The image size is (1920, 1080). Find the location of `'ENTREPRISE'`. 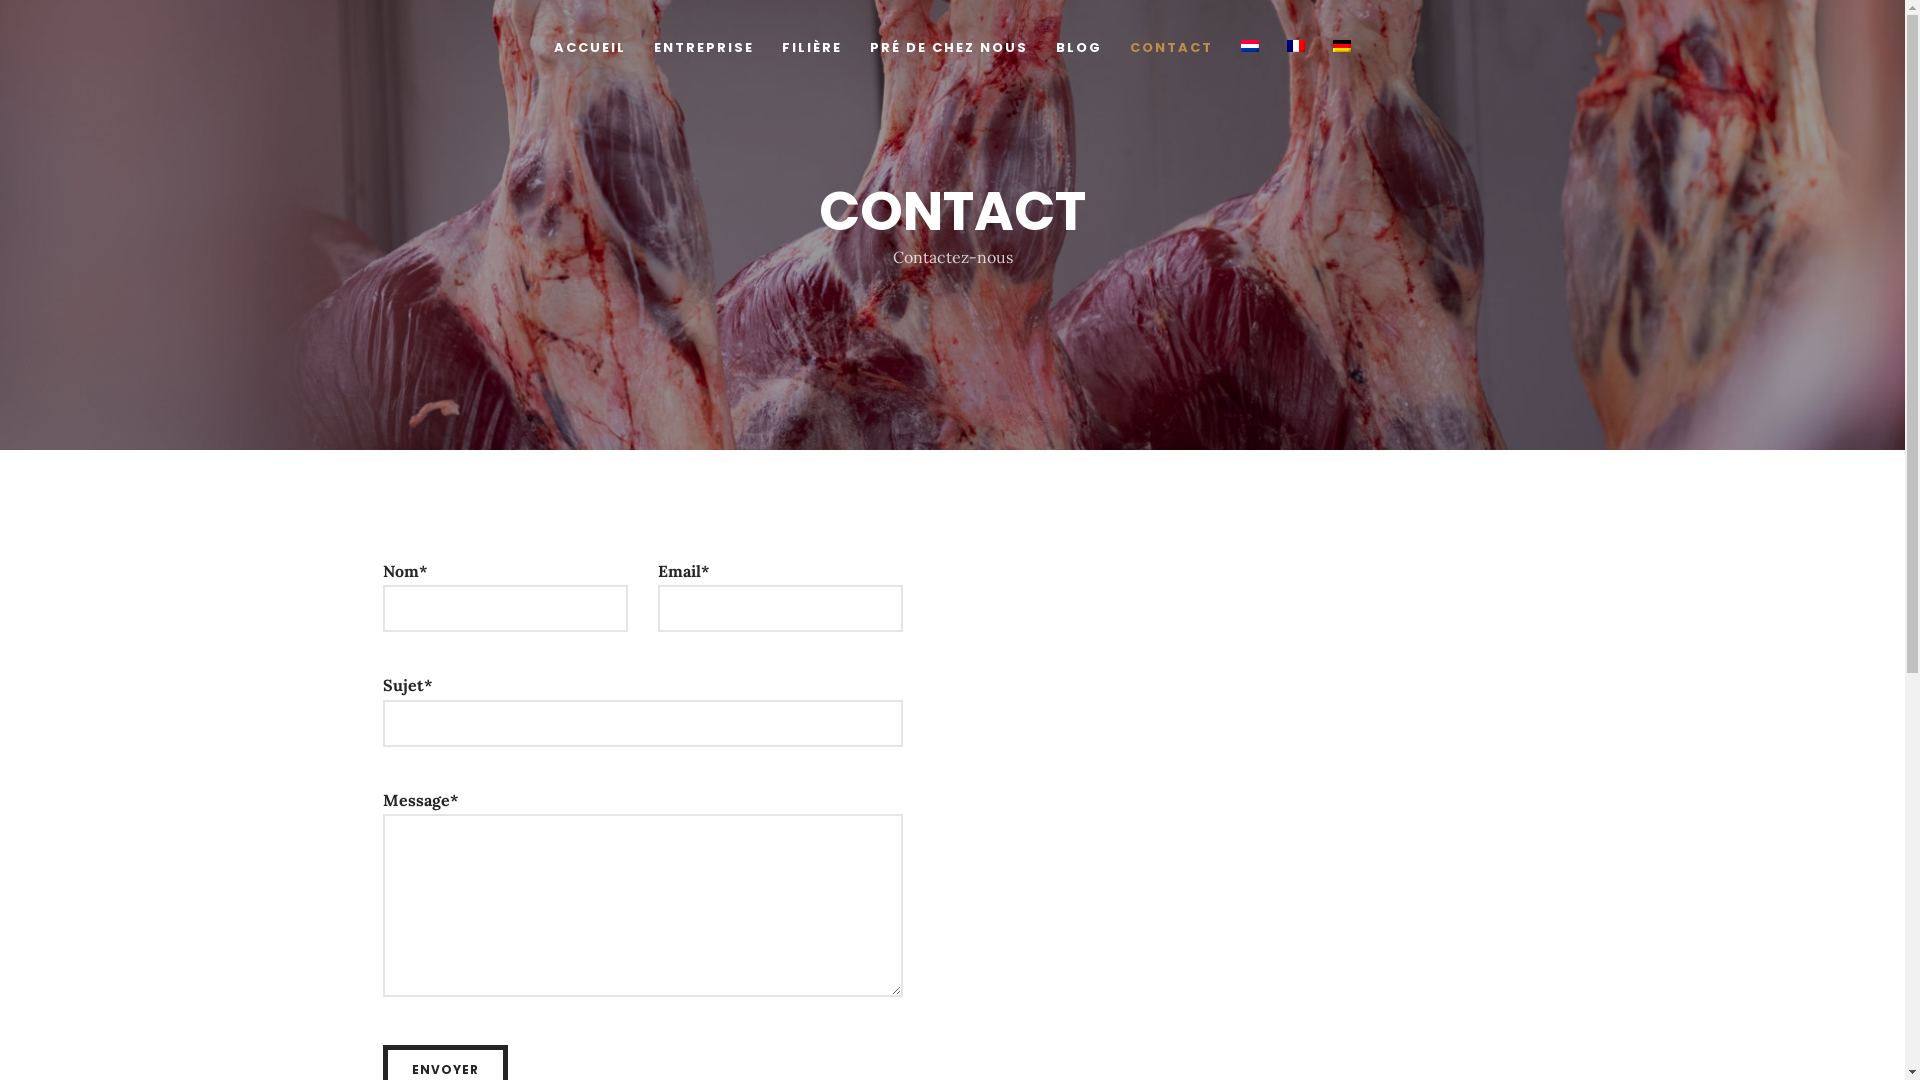

'ENTREPRISE' is located at coordinates (653, 52).